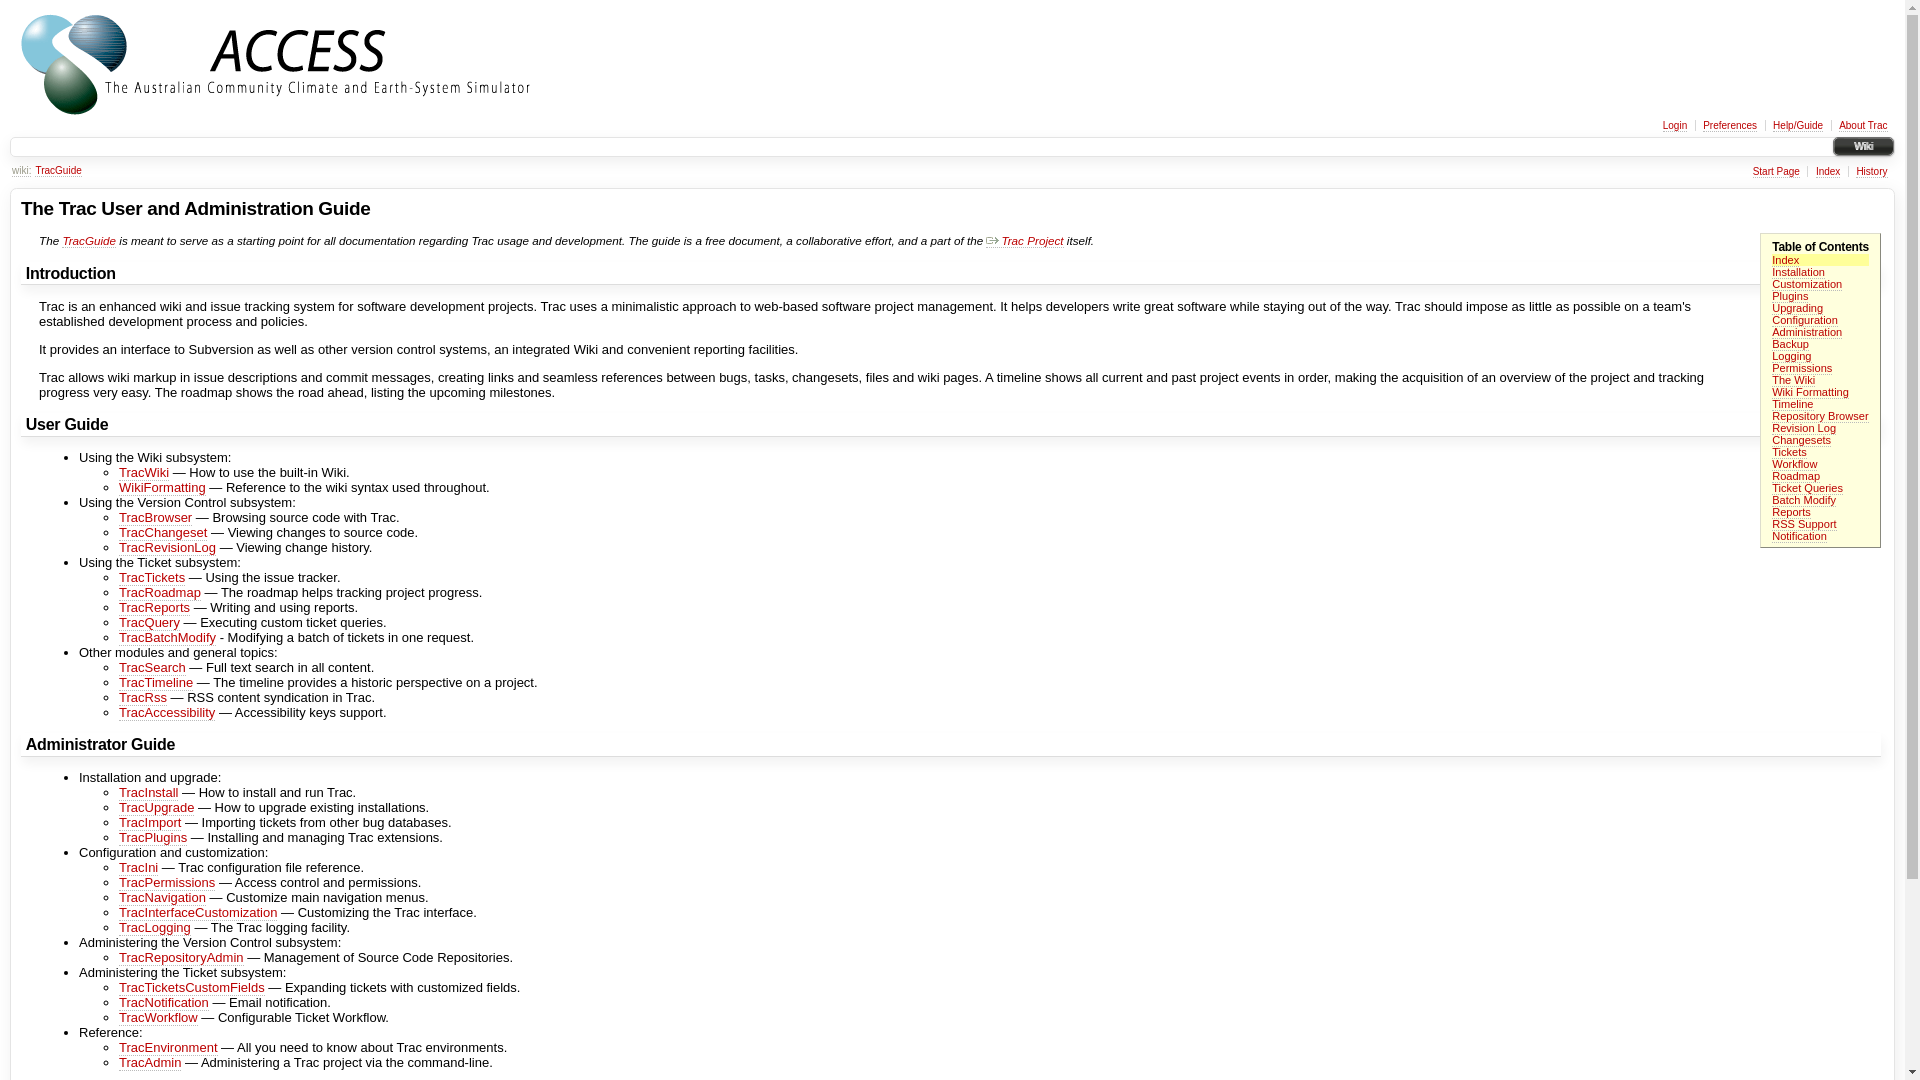  What do you see at coordinates (1862, 145) in the screenshot?
I see `'Wiki'` at bounding box center [1862, 145].